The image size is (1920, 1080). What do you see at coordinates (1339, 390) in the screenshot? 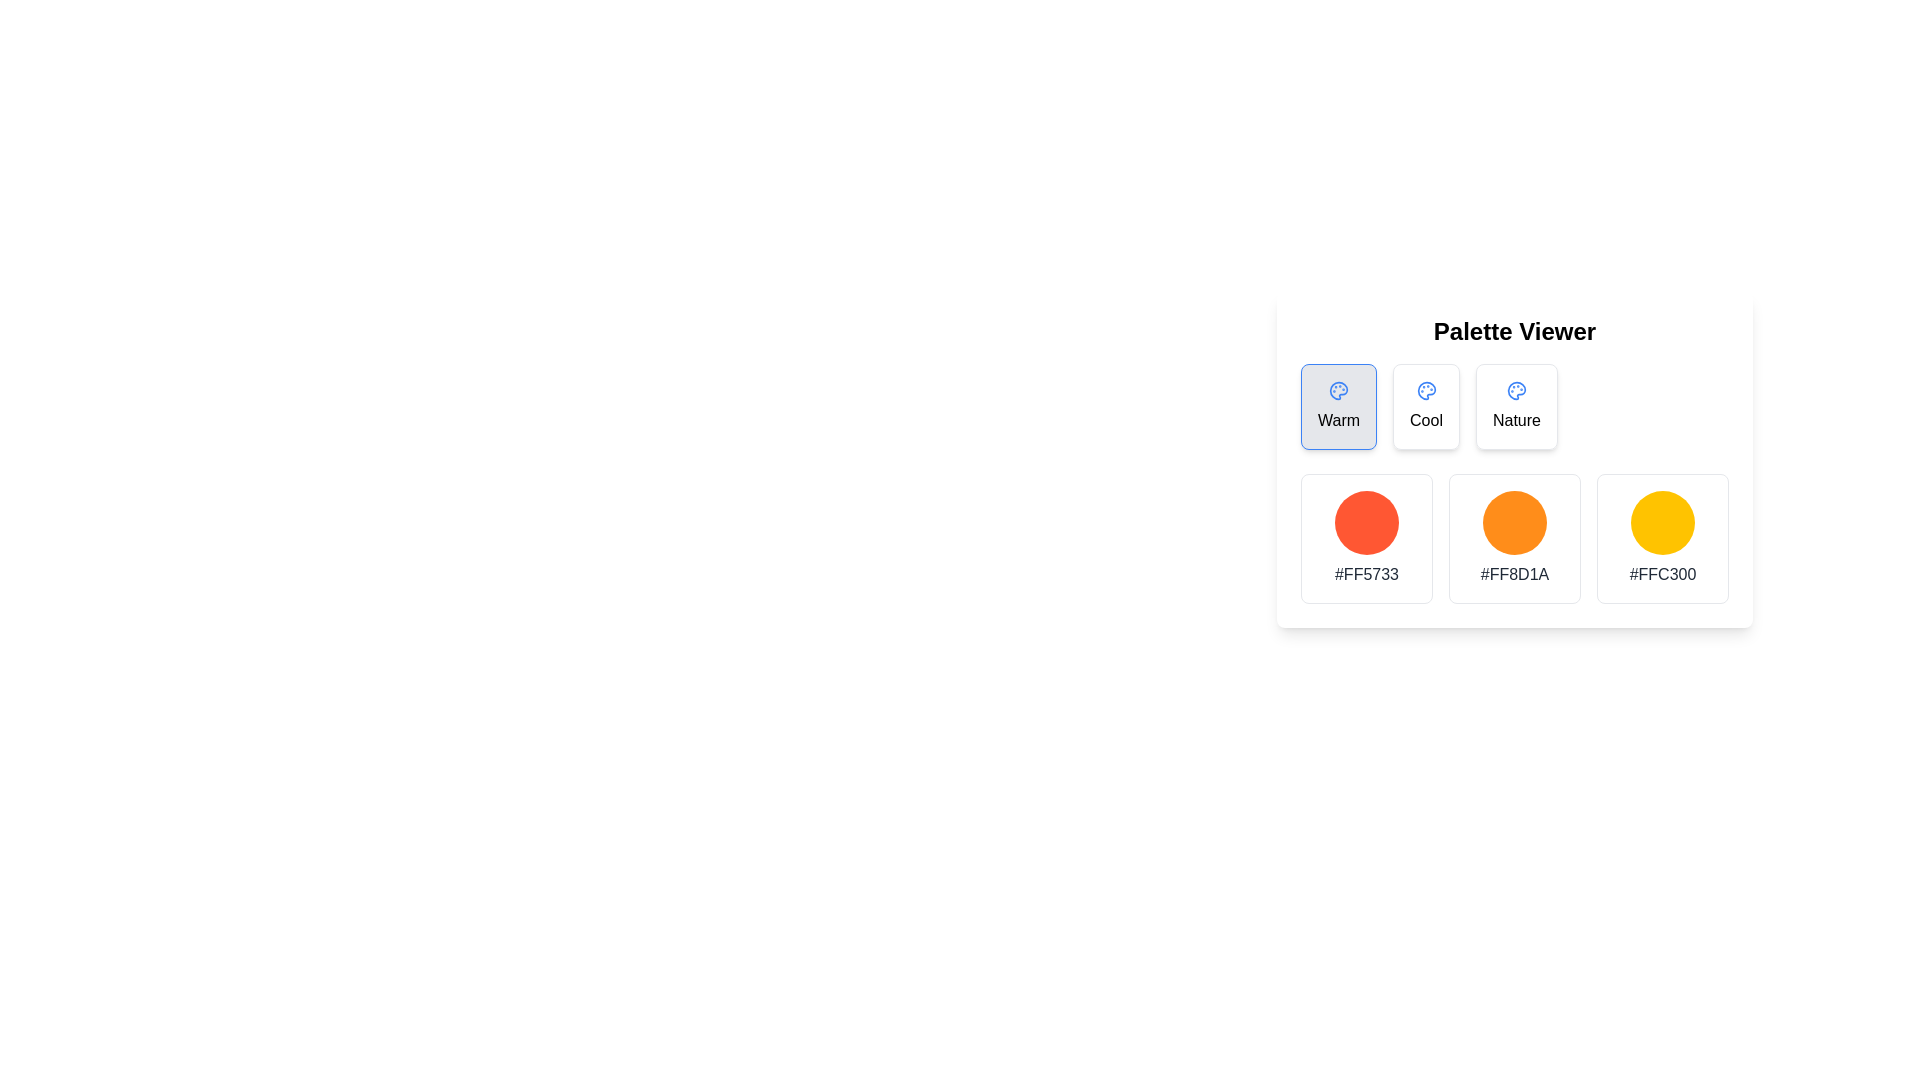
I see `the circular blue palette icon located in the 'Palette Viewer' interface section, positioned to the left of the 'Warm' label` at bounding box center [1339, 390].